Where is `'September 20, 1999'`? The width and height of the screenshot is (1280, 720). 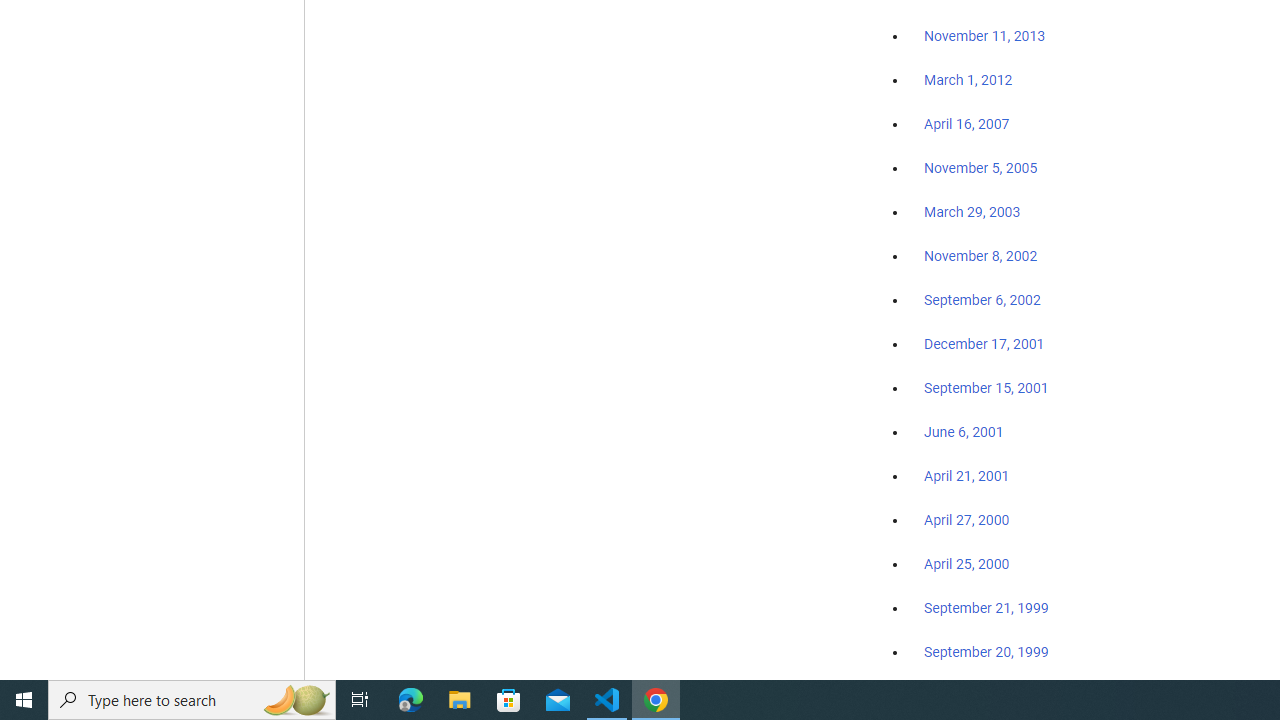
'September 20, 1999' is located at coordinates (986, 651).